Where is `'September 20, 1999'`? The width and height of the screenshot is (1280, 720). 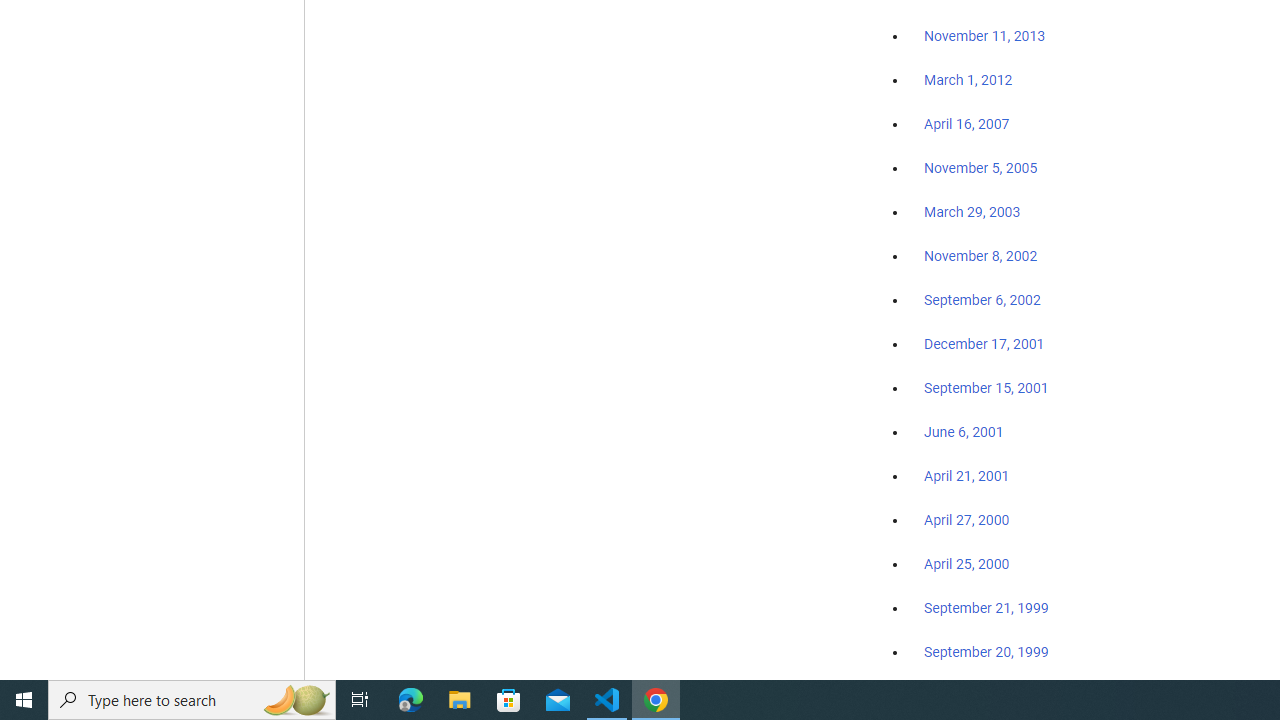
'September 20, 1999' is located at coordinates (986, 651).